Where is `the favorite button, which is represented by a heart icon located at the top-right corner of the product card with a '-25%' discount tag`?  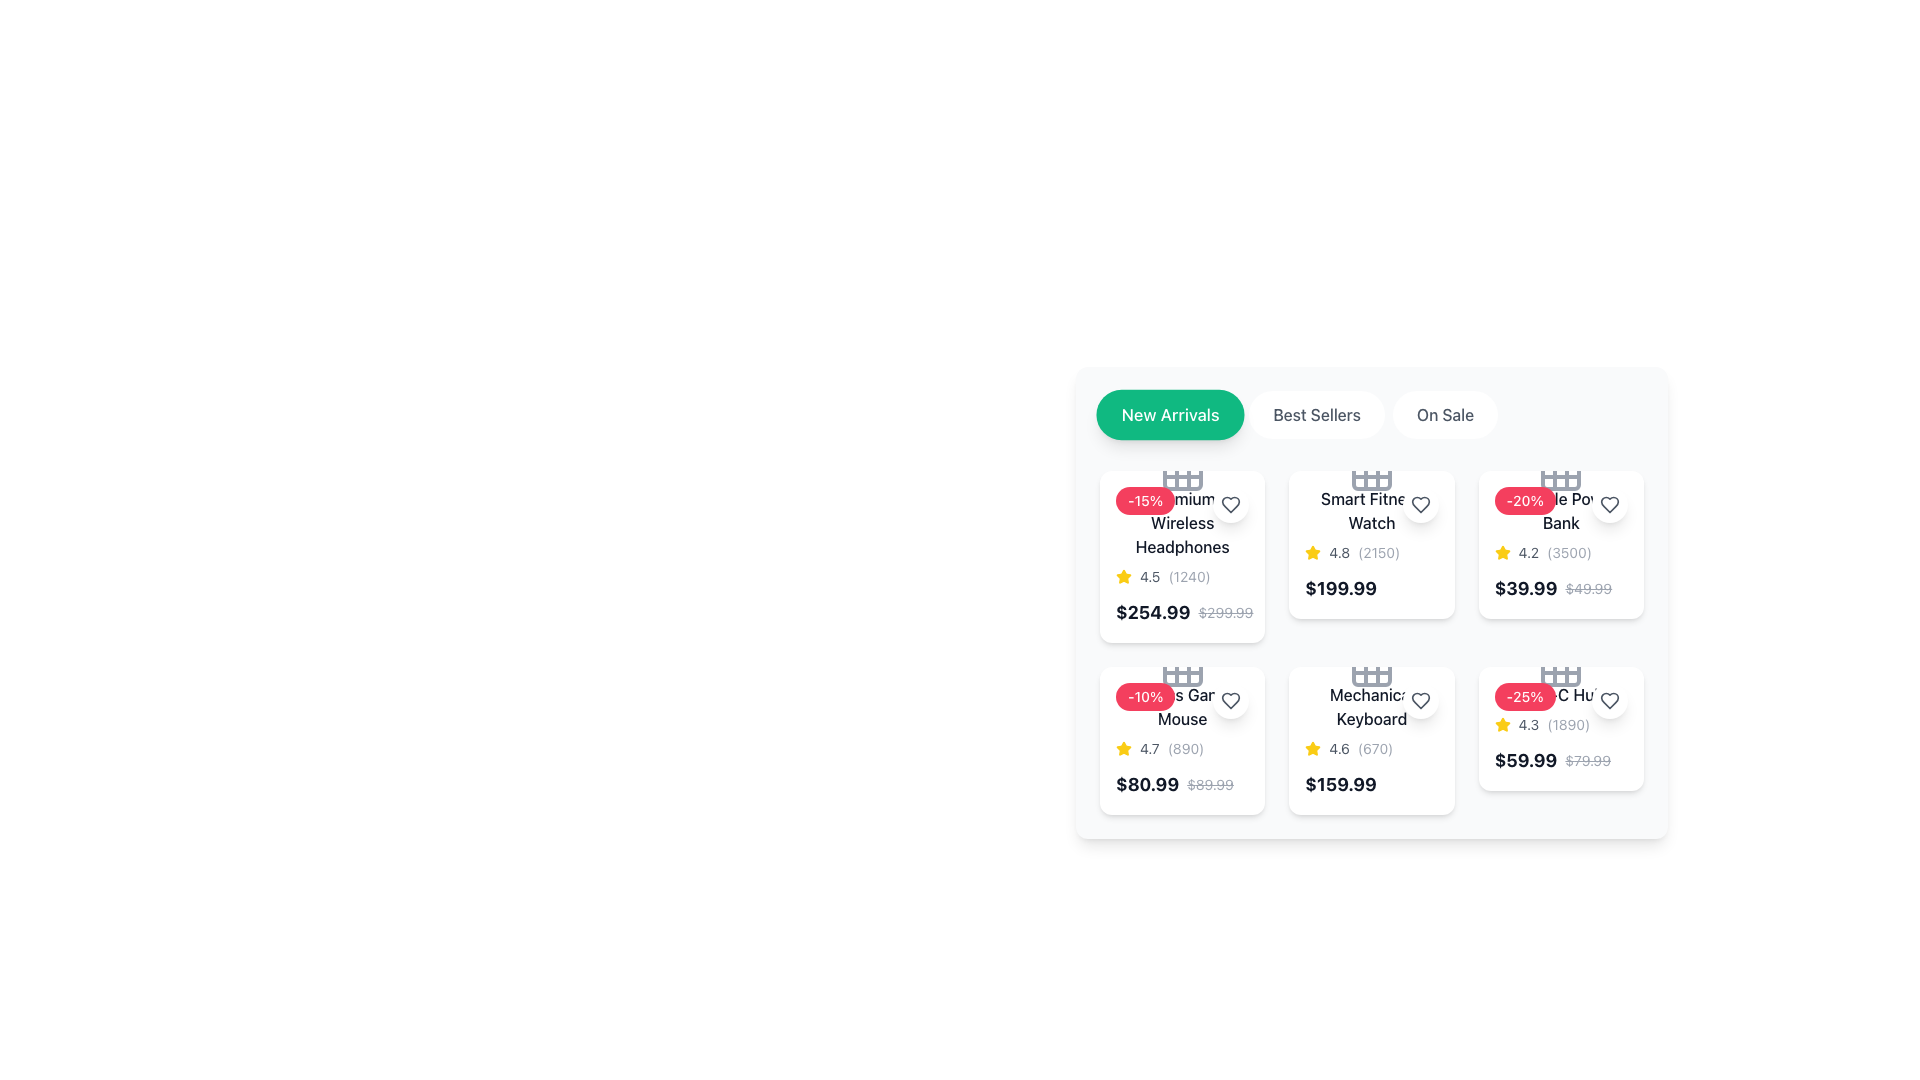 the favorite button, which is represented by a heart icon located at the top-right corner of the product card with a '-25%' discount tag is located at coordinates (1609, 700).